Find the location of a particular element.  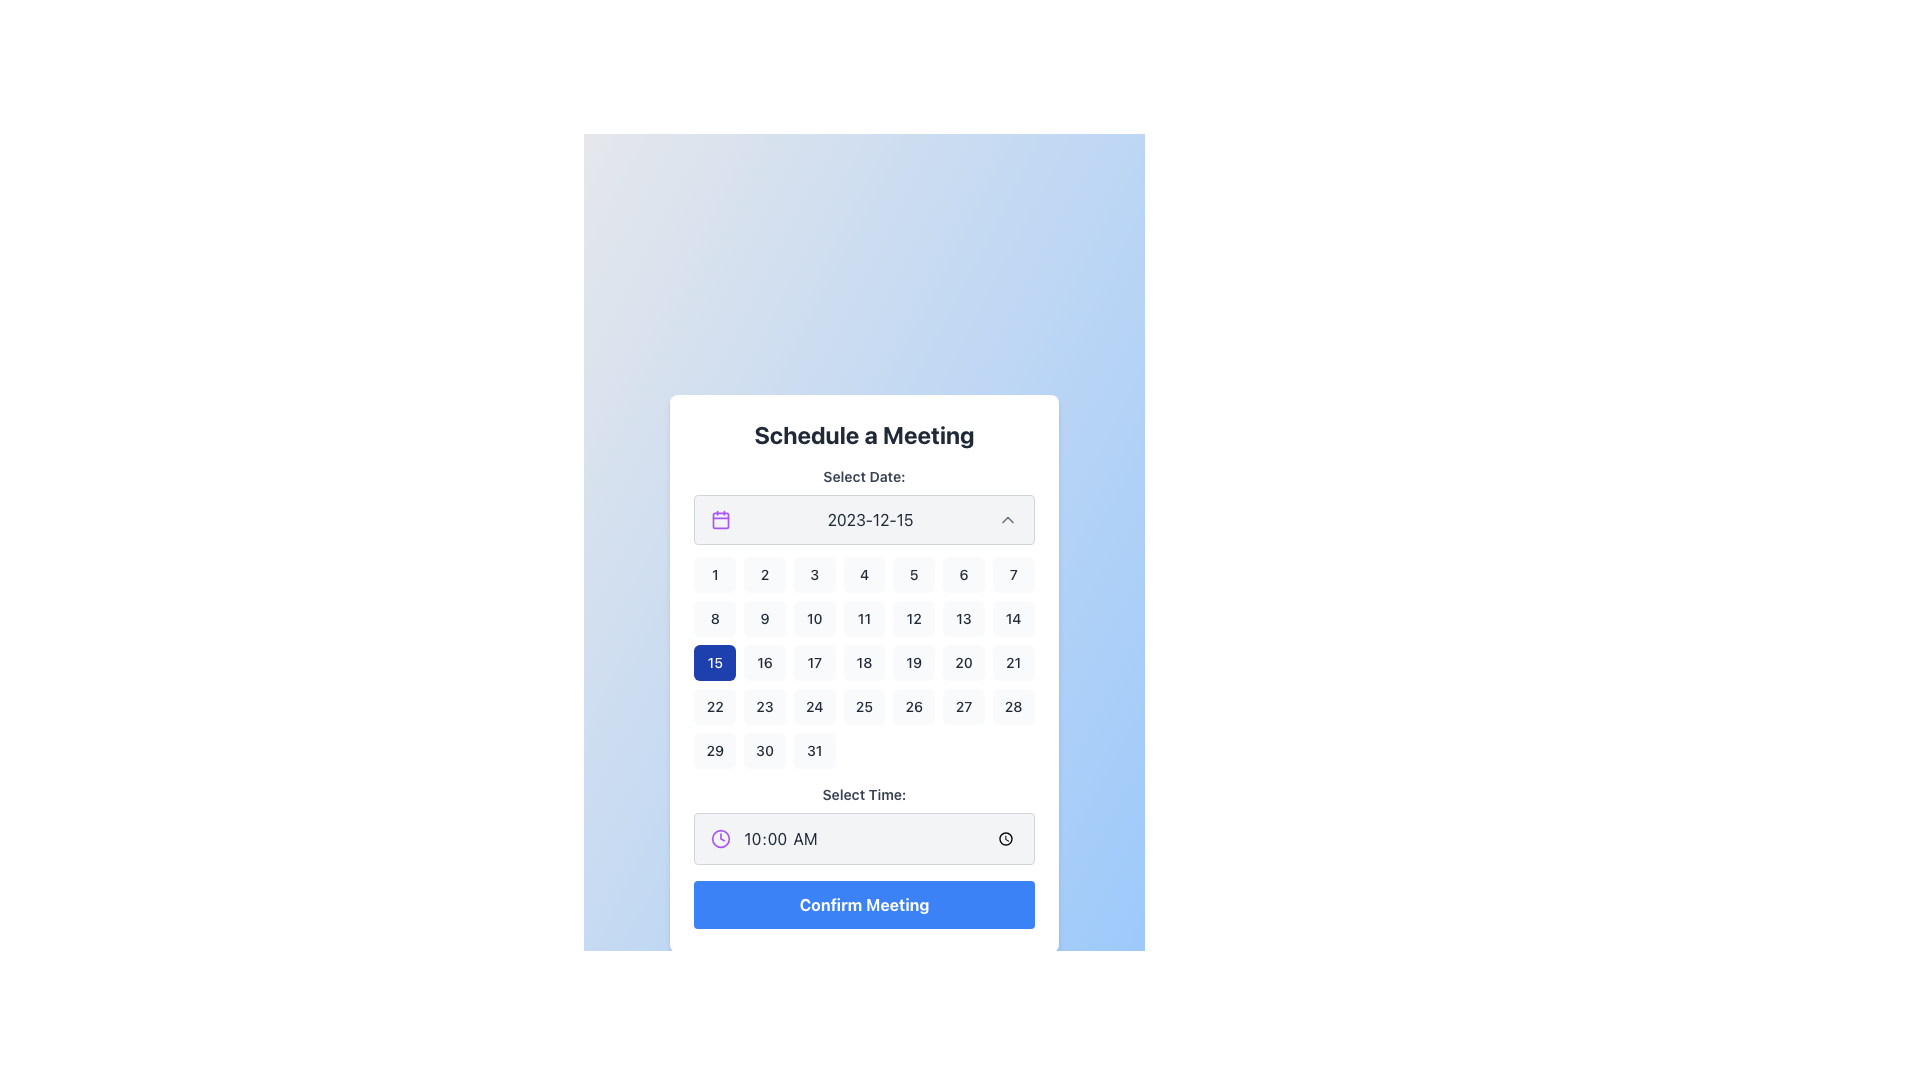

the button labeled '3' in the calendar grid is located at coordinates (814, 574).